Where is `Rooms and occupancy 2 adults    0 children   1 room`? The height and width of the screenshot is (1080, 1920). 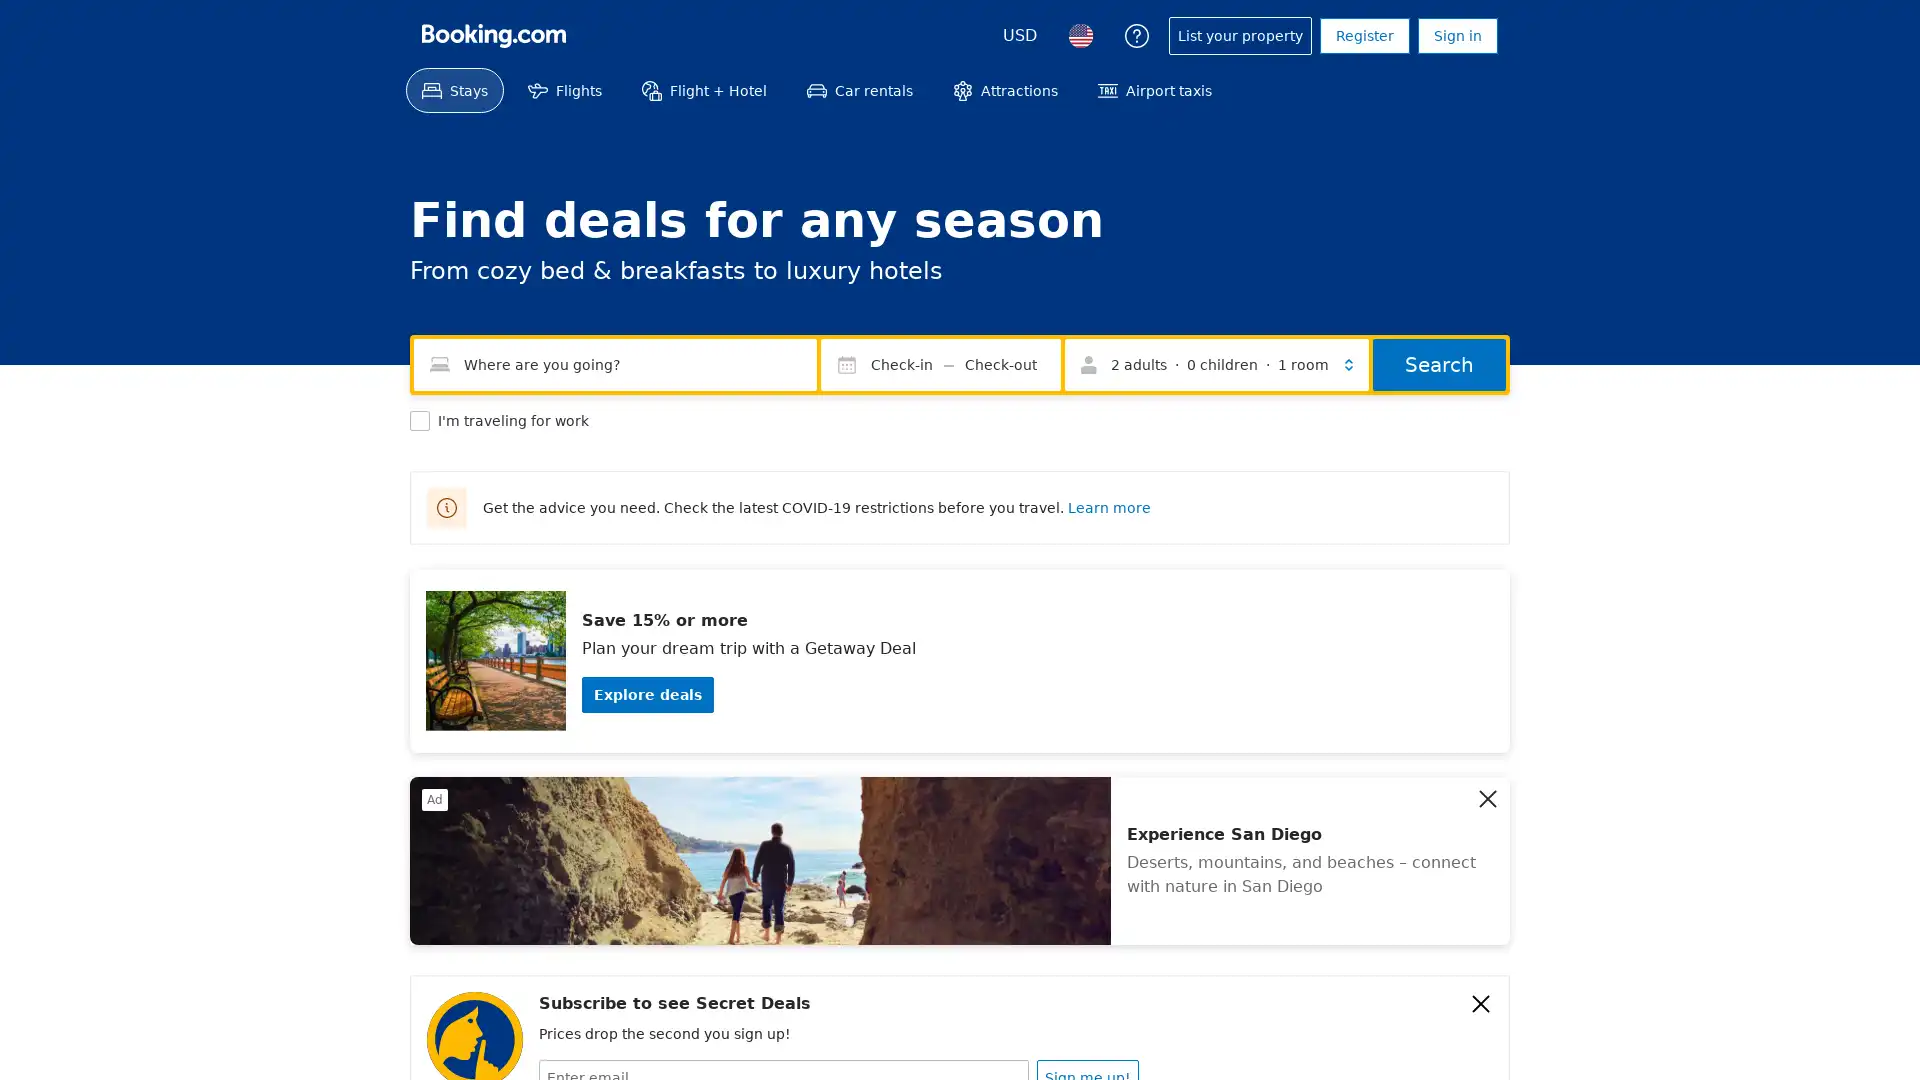 Rooms and occupancy 2 adults    0 children   1 room is located at coordinates (1216, 365).